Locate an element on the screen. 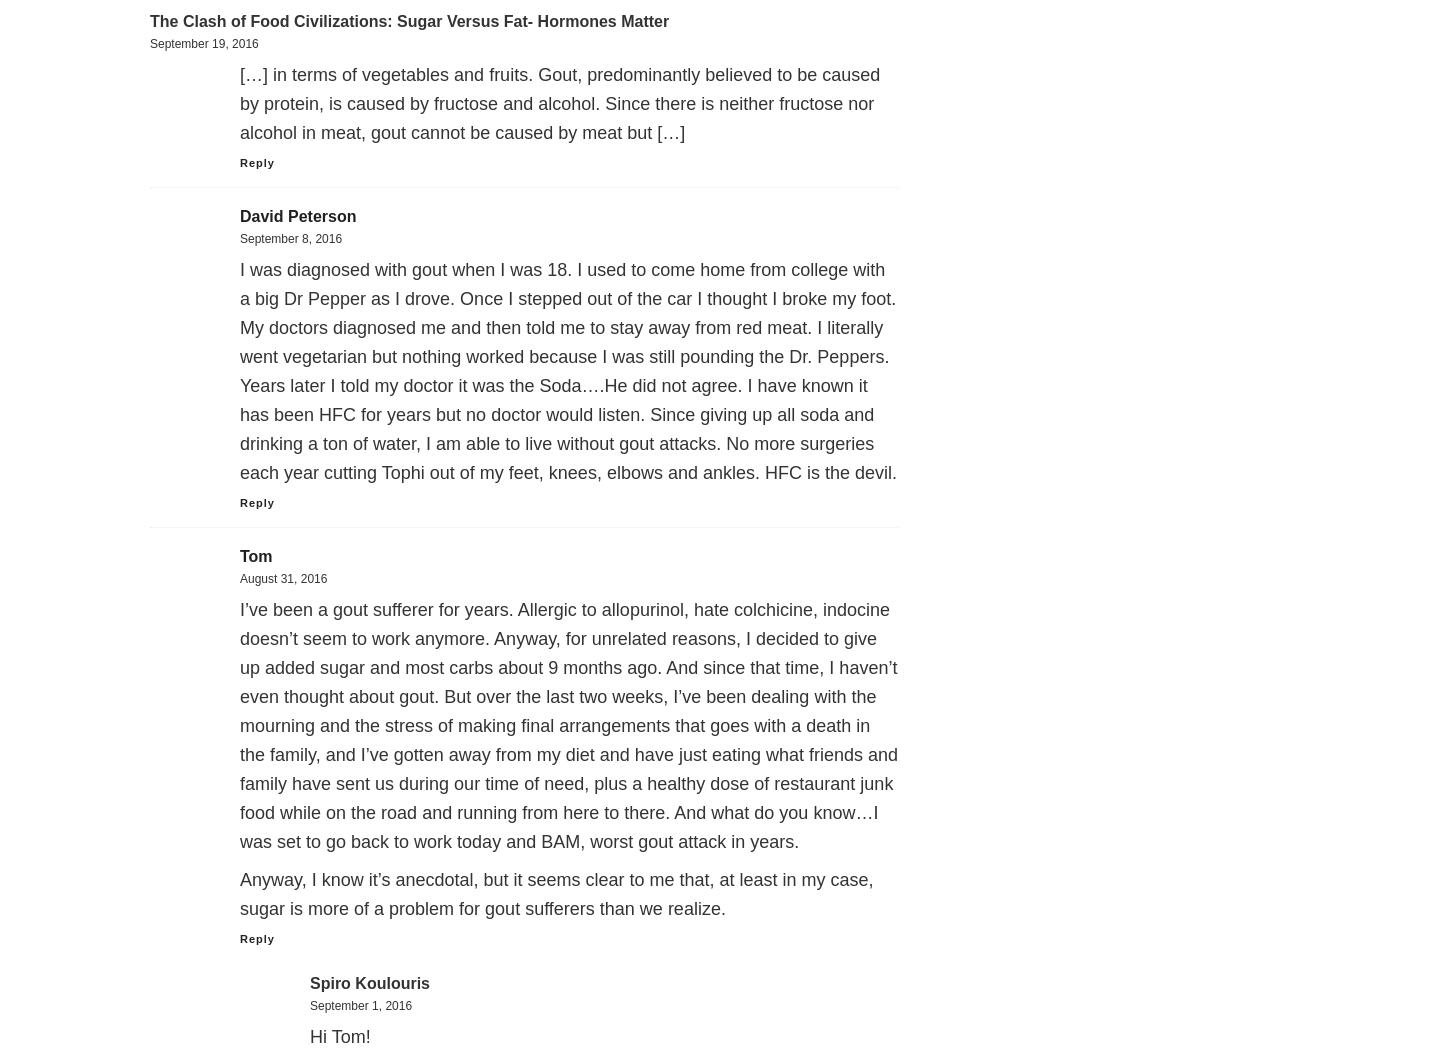 The image size is (1440, 1055). 'Anyway, I know it’s anecdotal, but it seems clear to me that, at least in my case, sugar is more of a problem for gout sufferers than we realize.' is located at coordinates (556, 893).